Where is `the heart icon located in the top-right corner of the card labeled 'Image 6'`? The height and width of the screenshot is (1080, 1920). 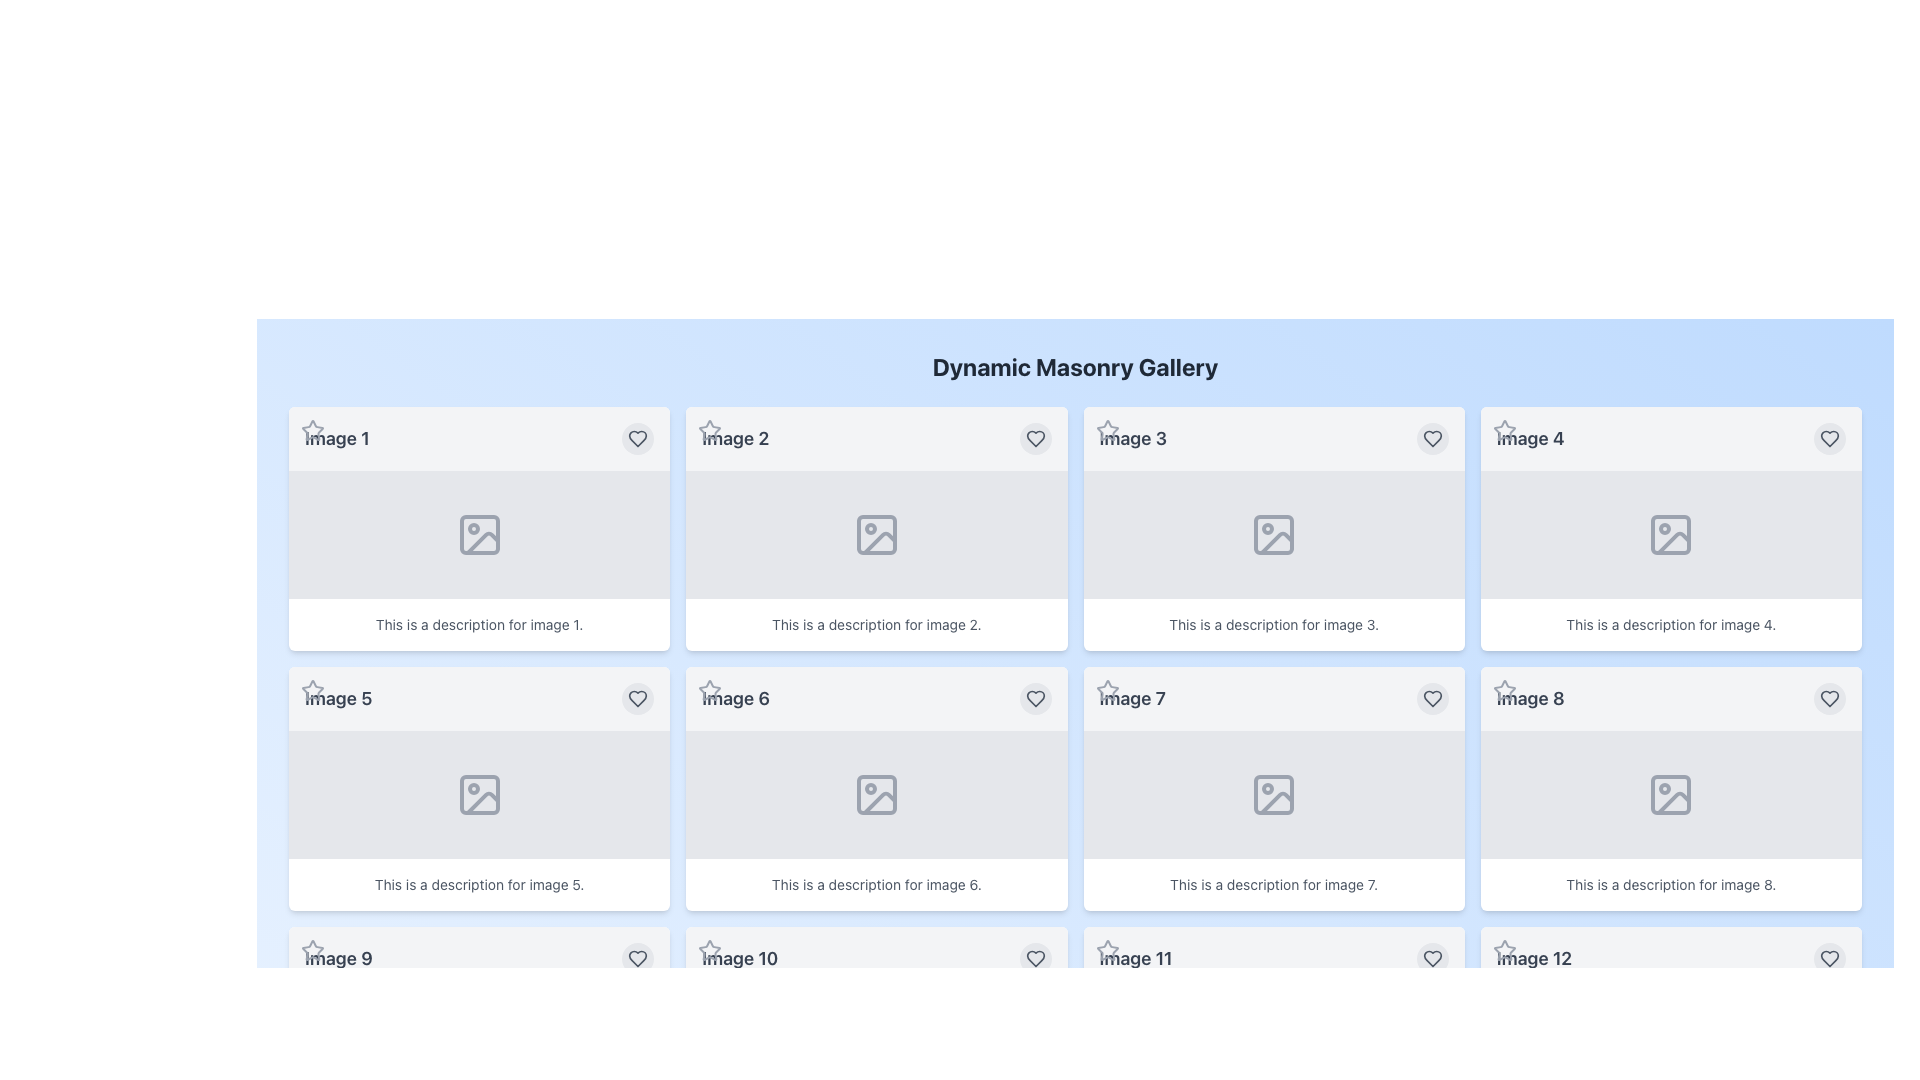
the heart icon located in the top-right corner of the card labeled 'Image 6' is located at coordinates (1035, 697).